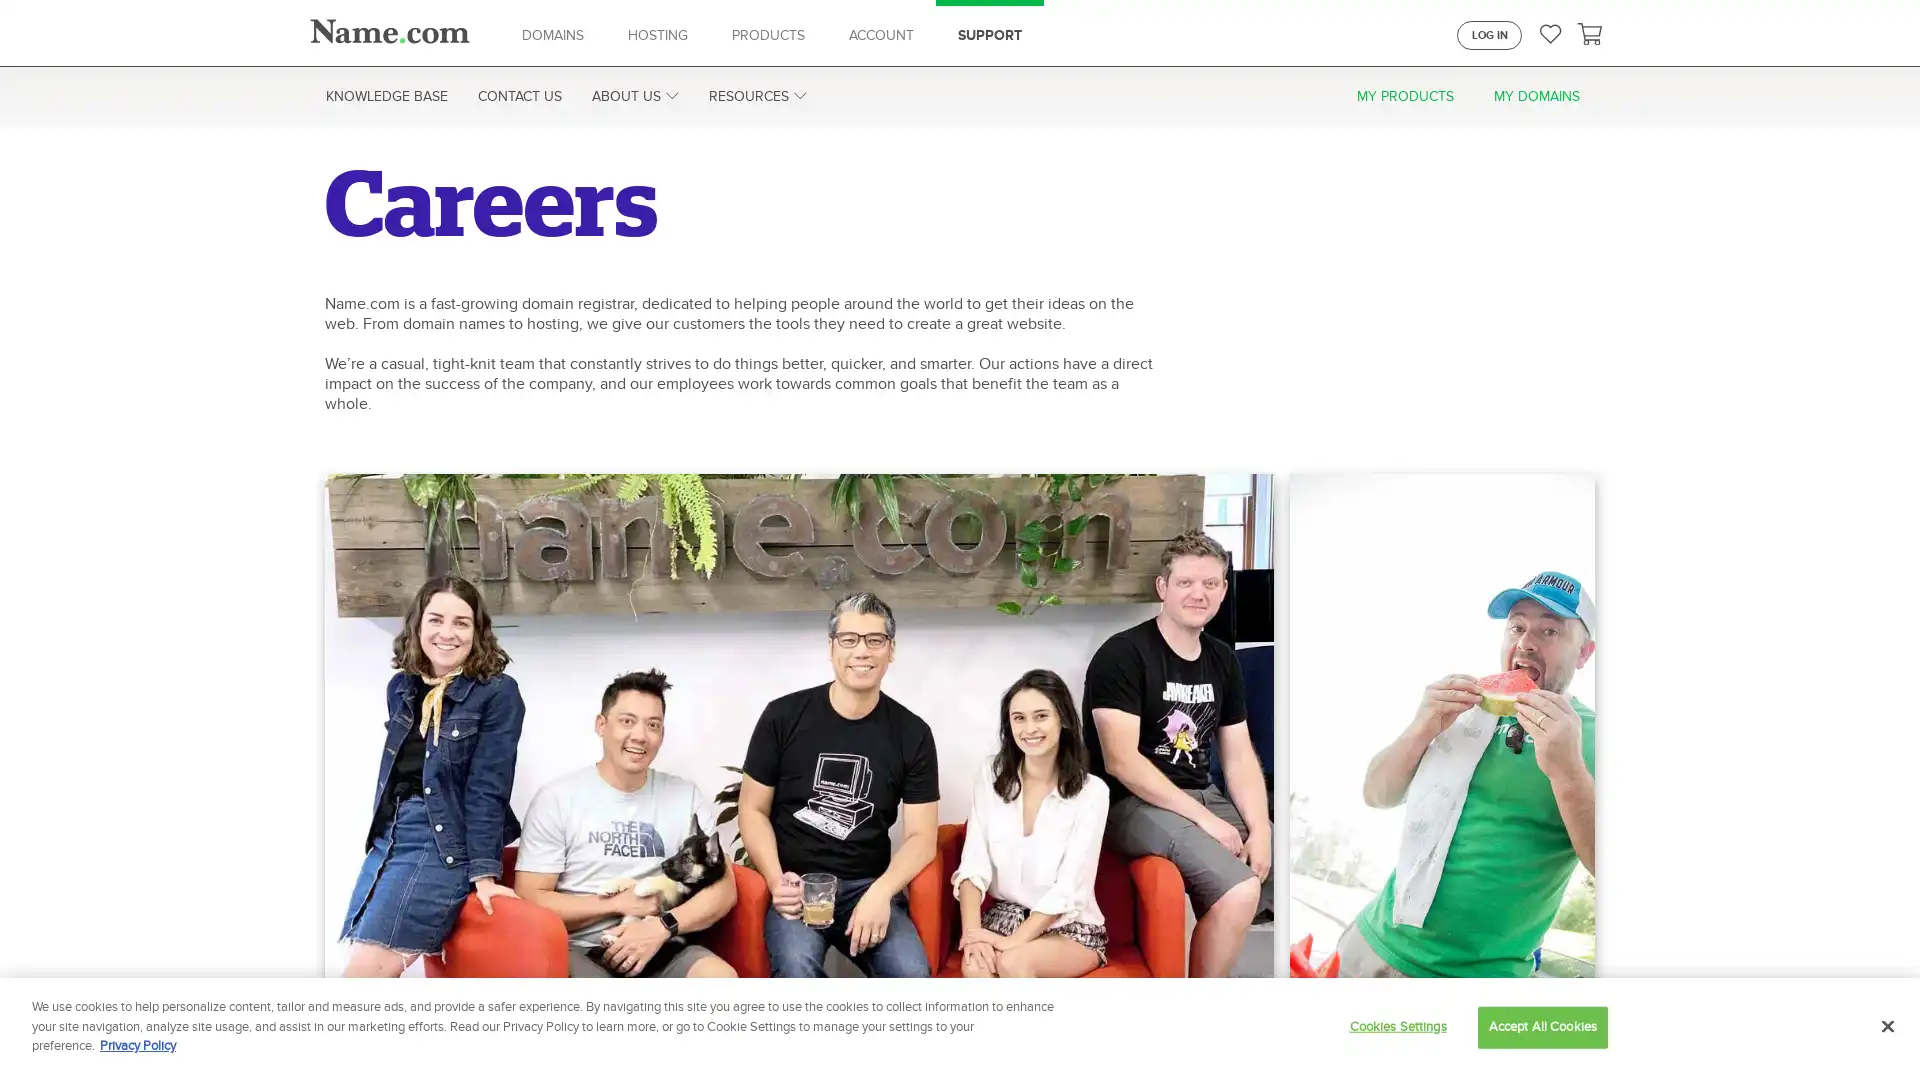  Describe the element at coordinates (1886, 1026) in the screenshot. I see `Close` at that location.